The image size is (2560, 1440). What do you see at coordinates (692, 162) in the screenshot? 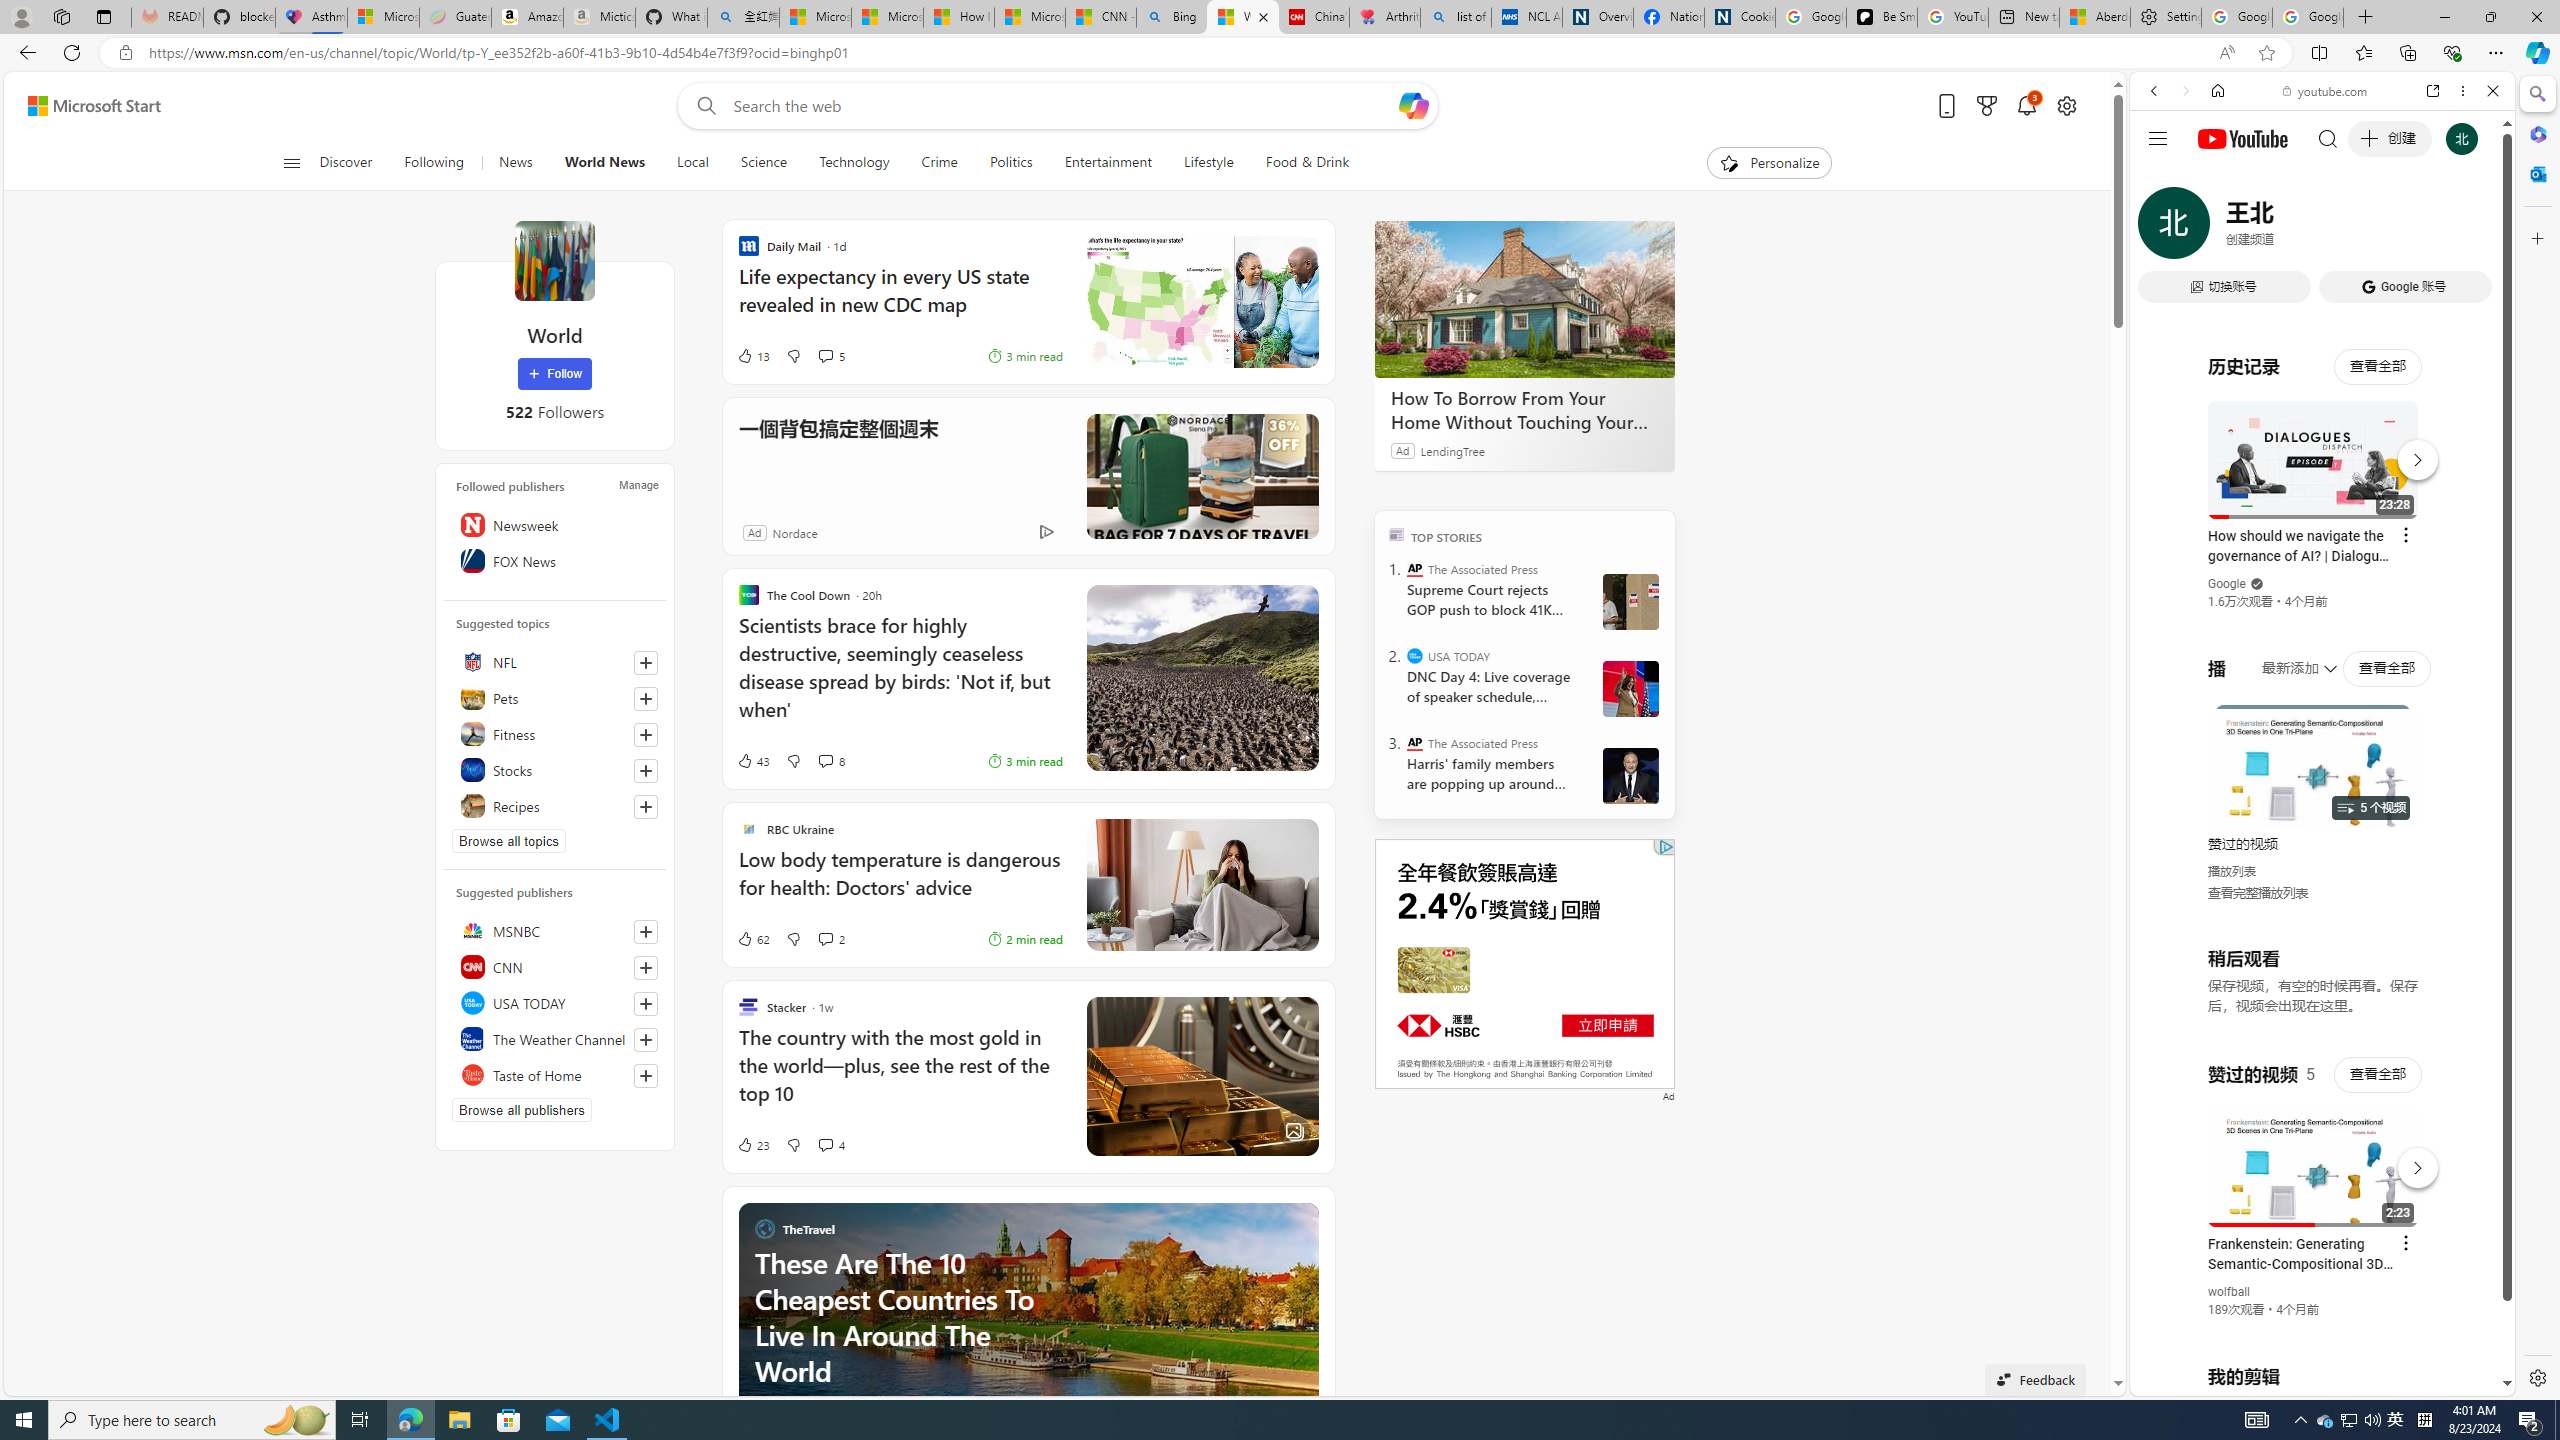
I see `'Local'` at bounding box center [692, 162].